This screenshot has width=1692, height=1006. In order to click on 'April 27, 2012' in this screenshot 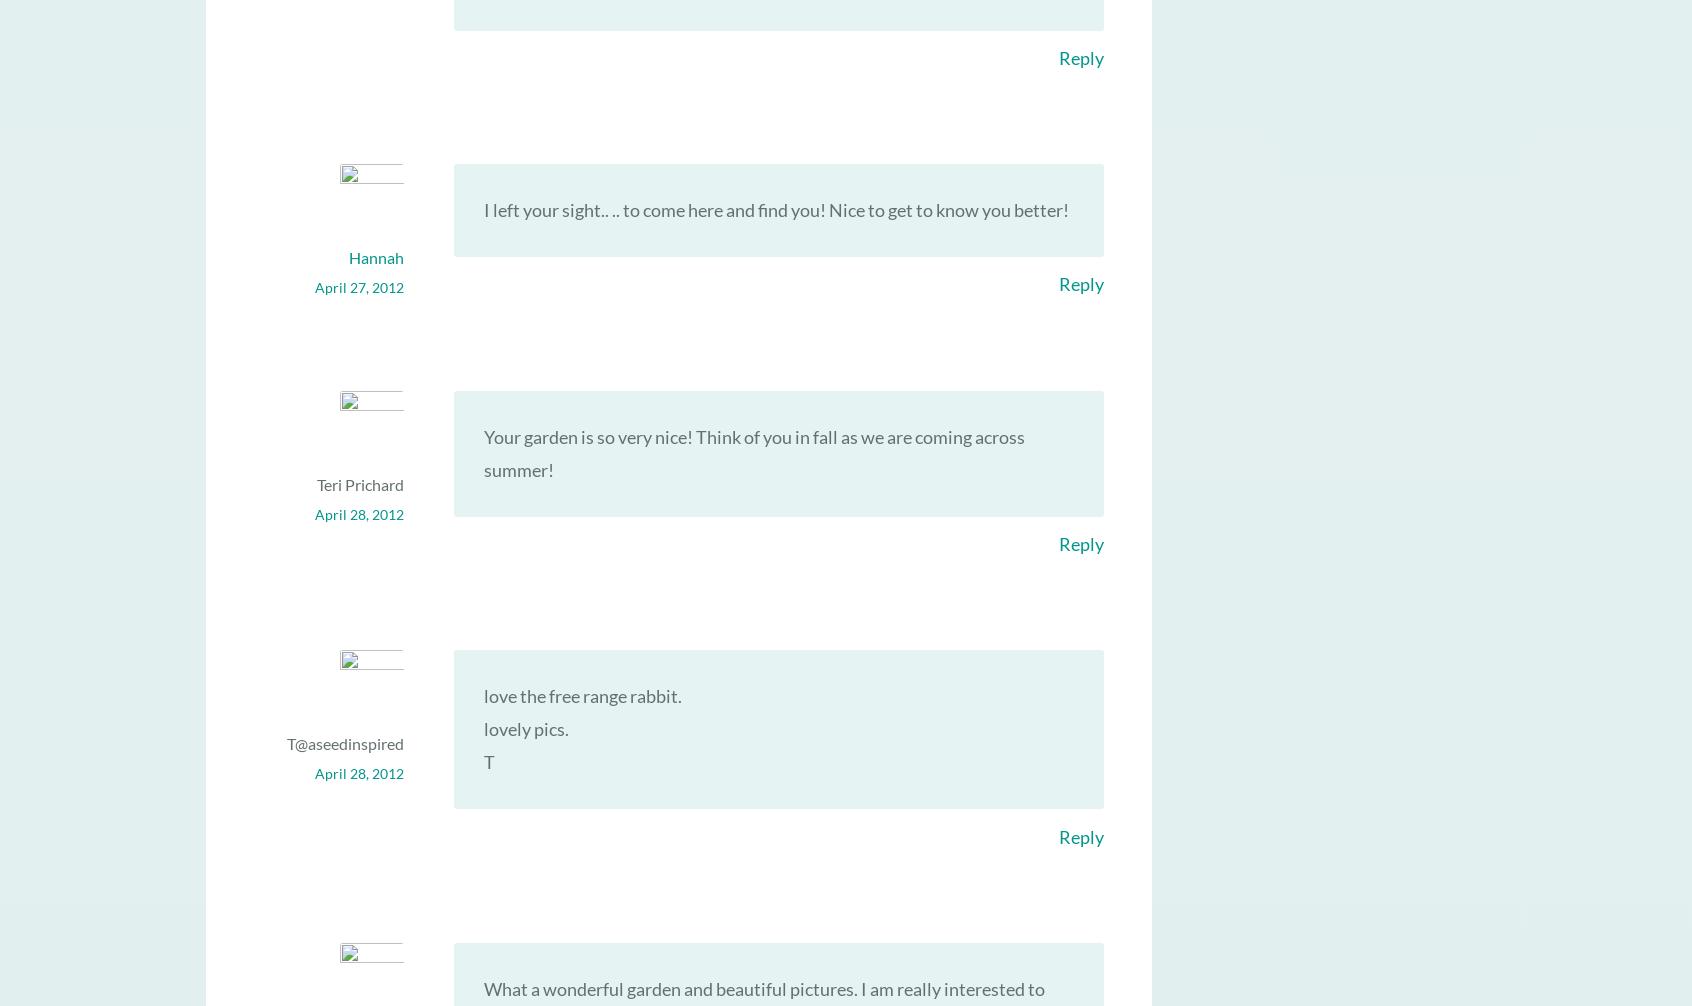, I will do `click(359, 286)`.